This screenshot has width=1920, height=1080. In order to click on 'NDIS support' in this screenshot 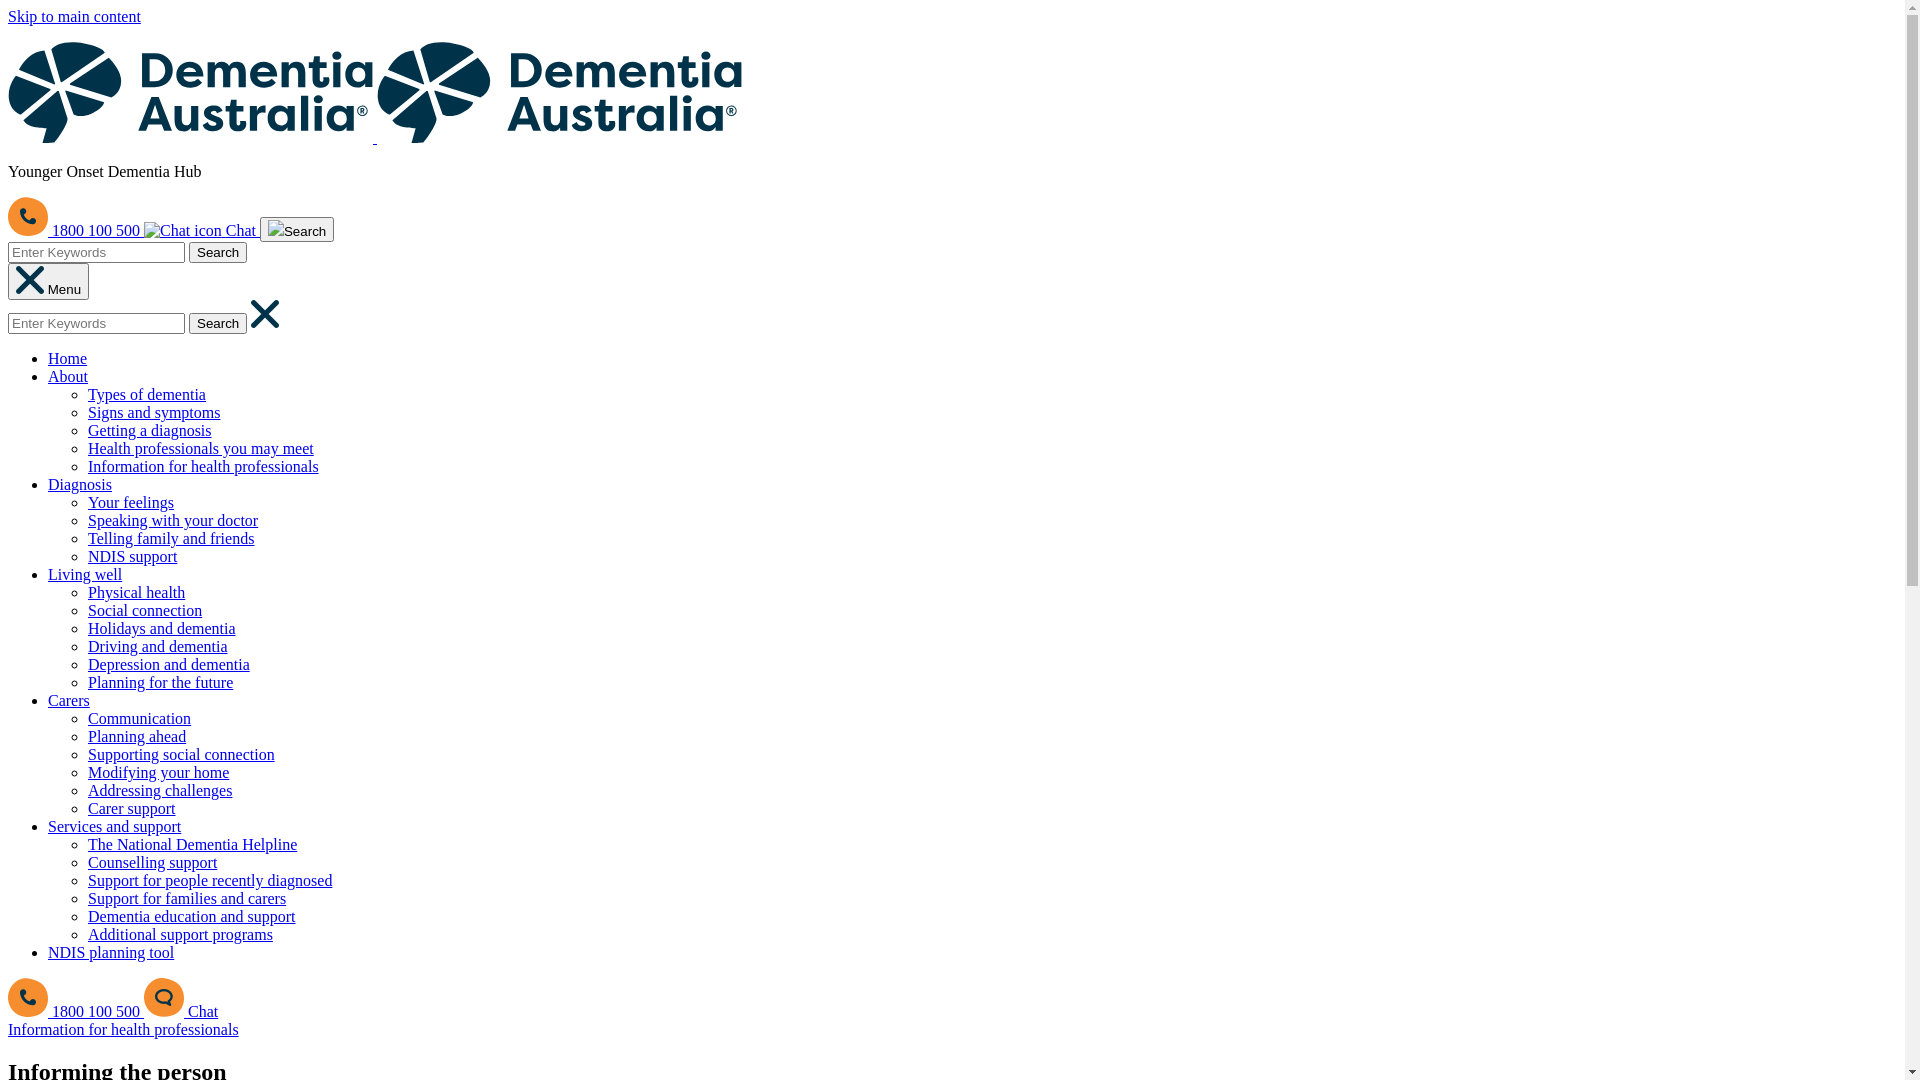, I will do `click(131, 556)`.